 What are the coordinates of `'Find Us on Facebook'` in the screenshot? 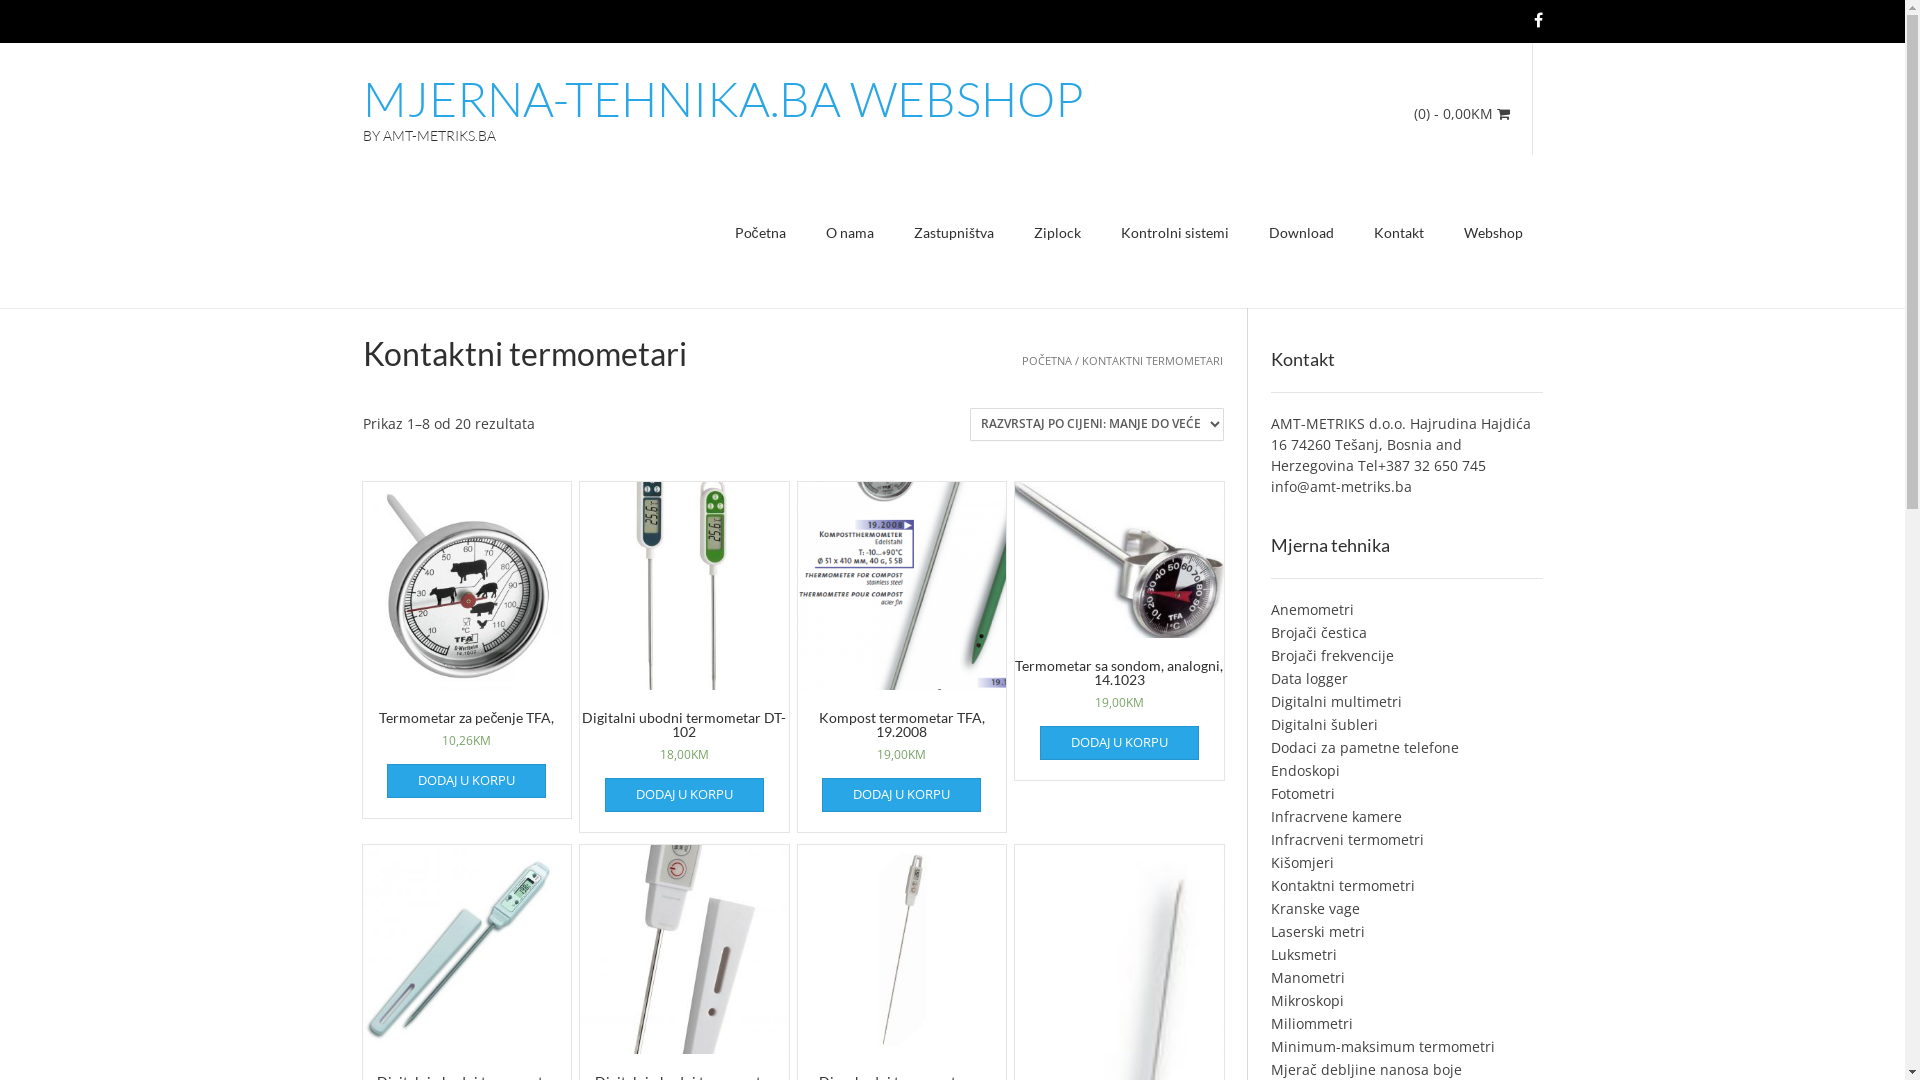 It's located at (1537, 19).